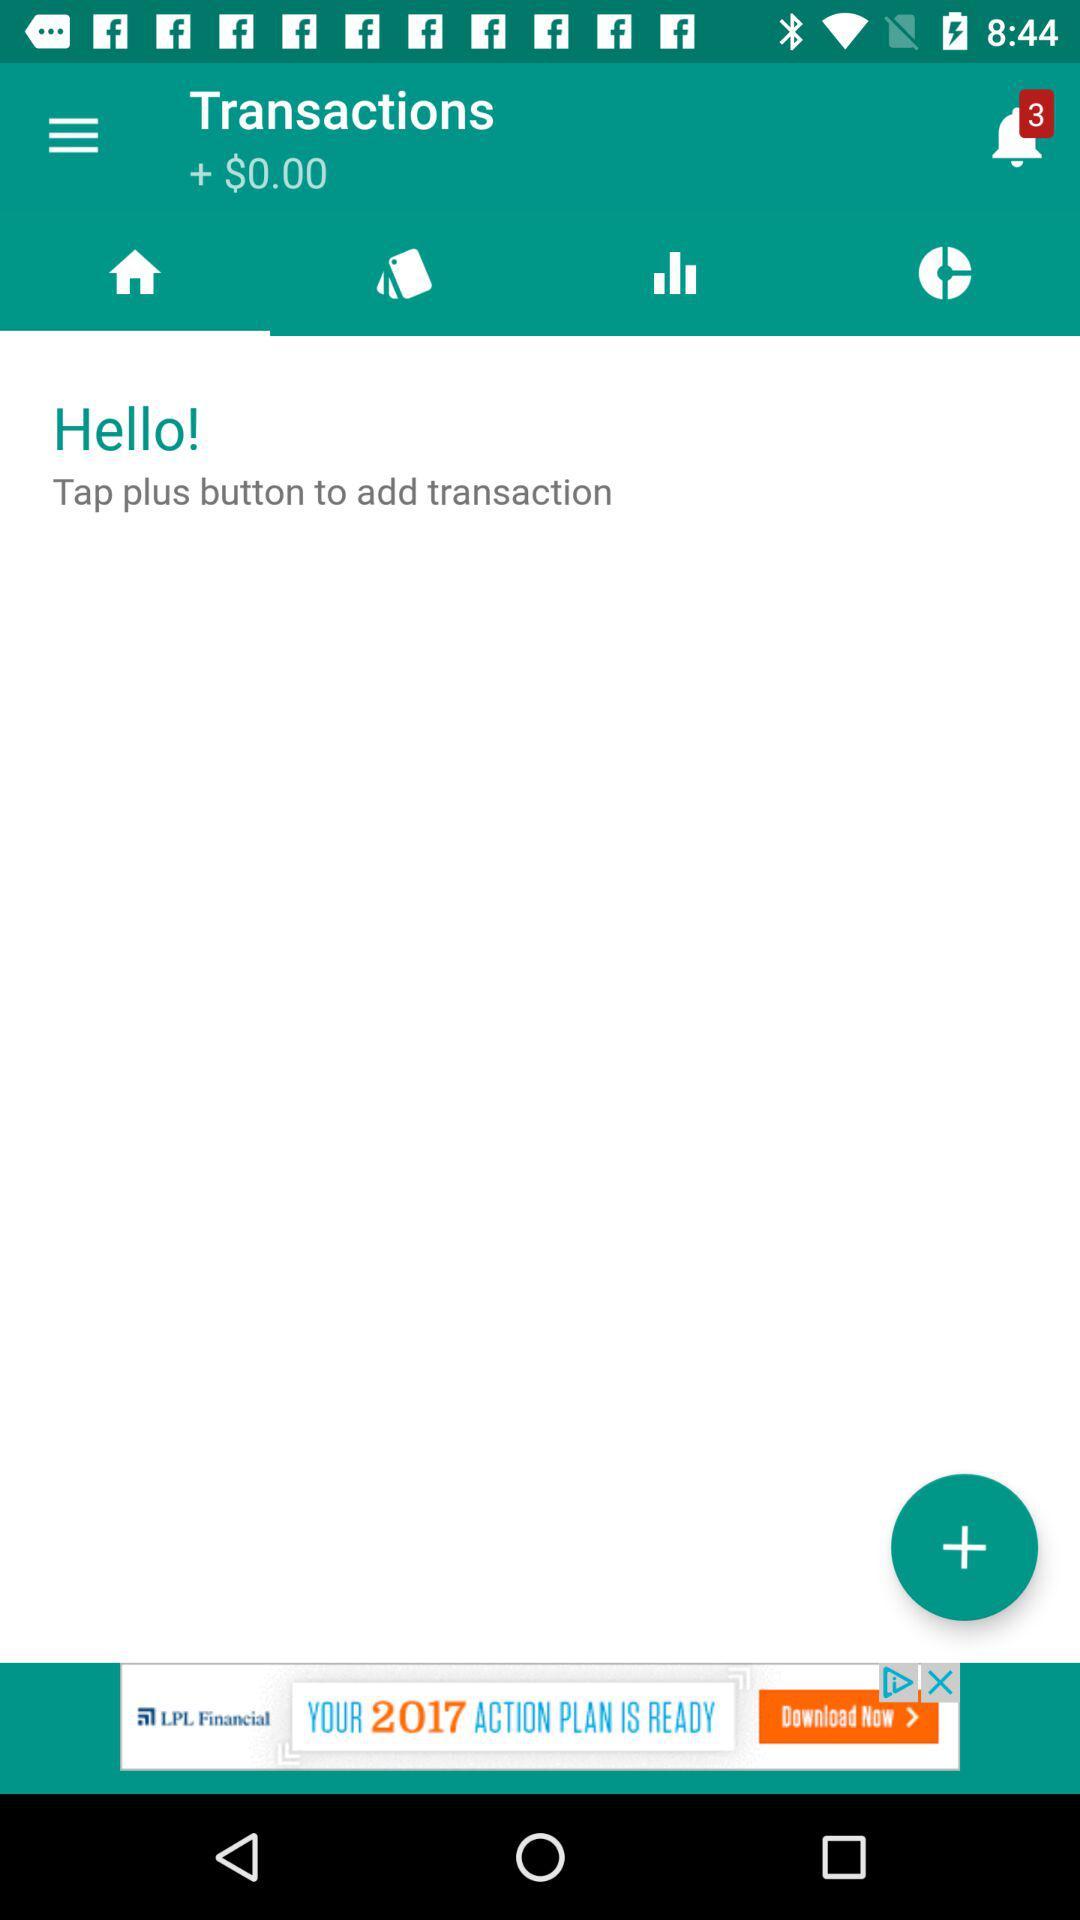  I want to click on advertisement, so click(540, 1727).